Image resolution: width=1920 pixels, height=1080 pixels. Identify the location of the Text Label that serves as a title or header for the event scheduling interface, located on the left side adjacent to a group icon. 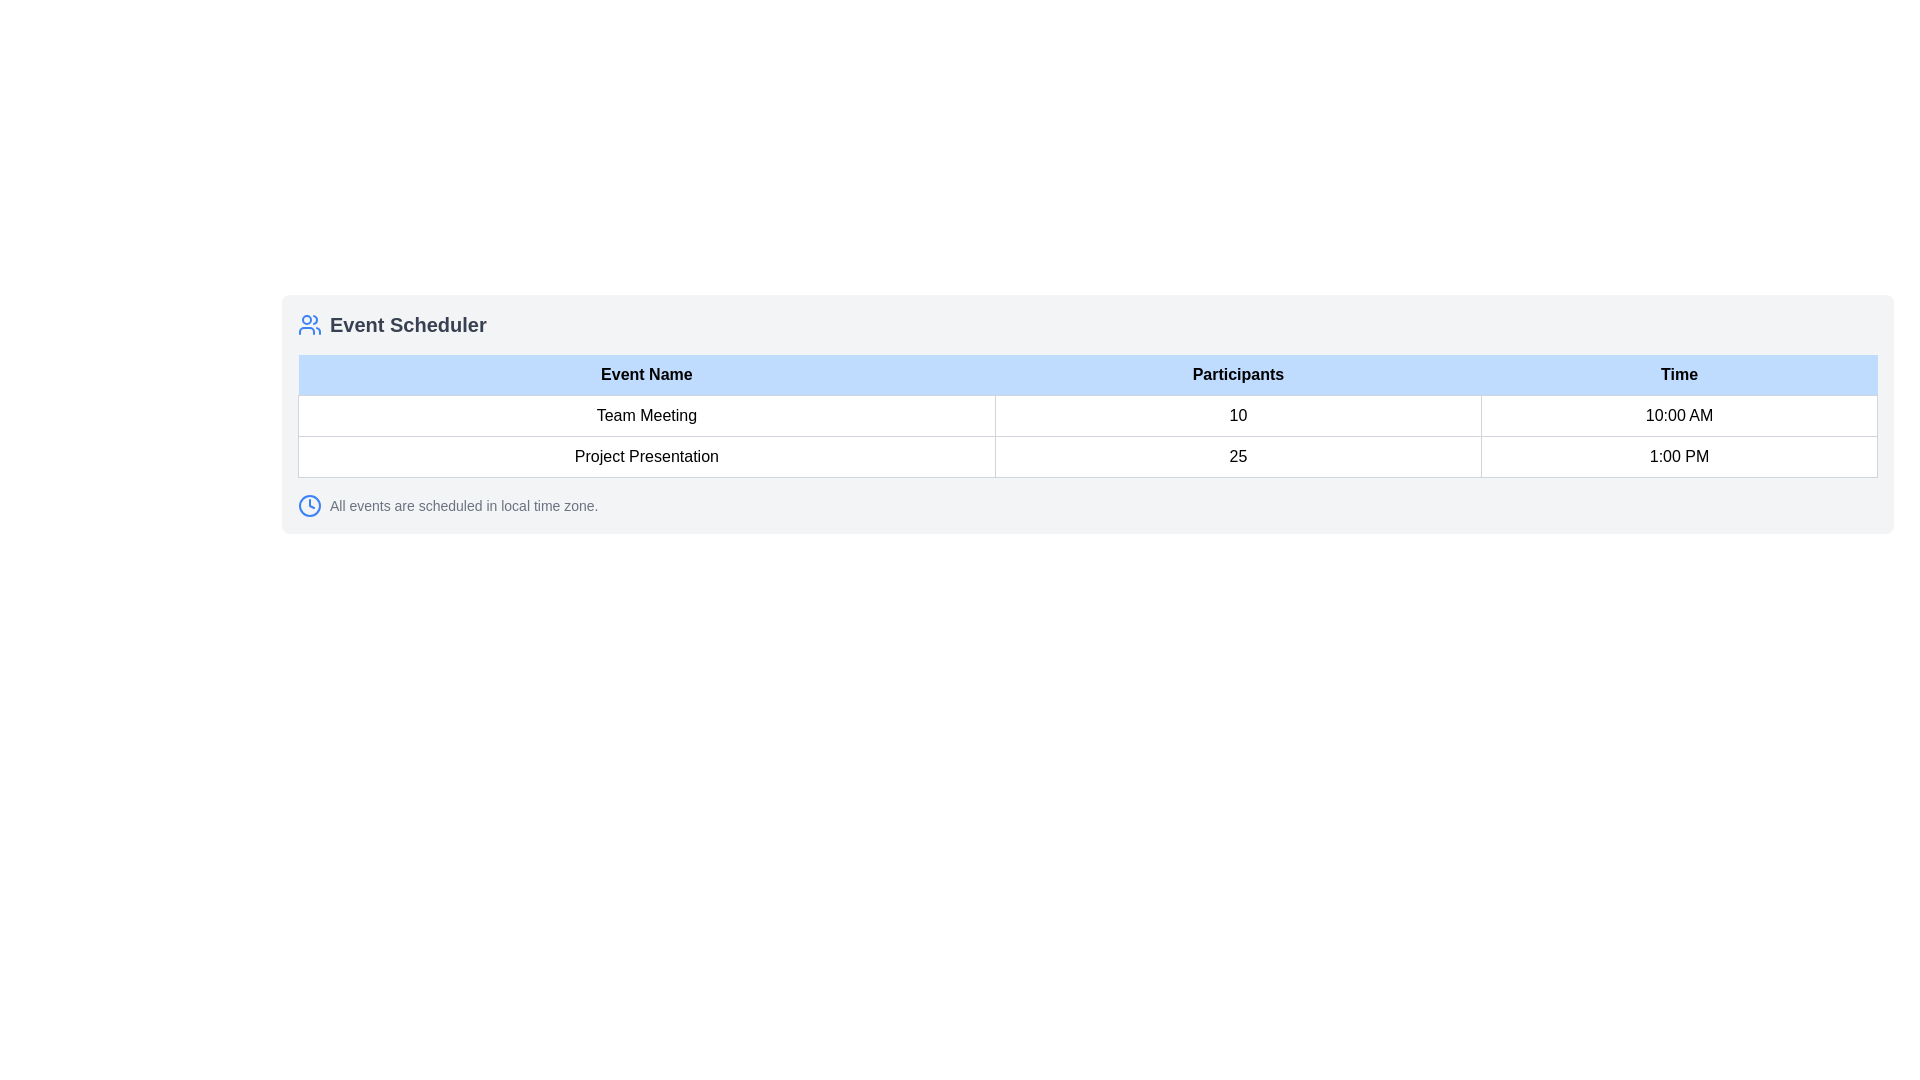
(407, 323).